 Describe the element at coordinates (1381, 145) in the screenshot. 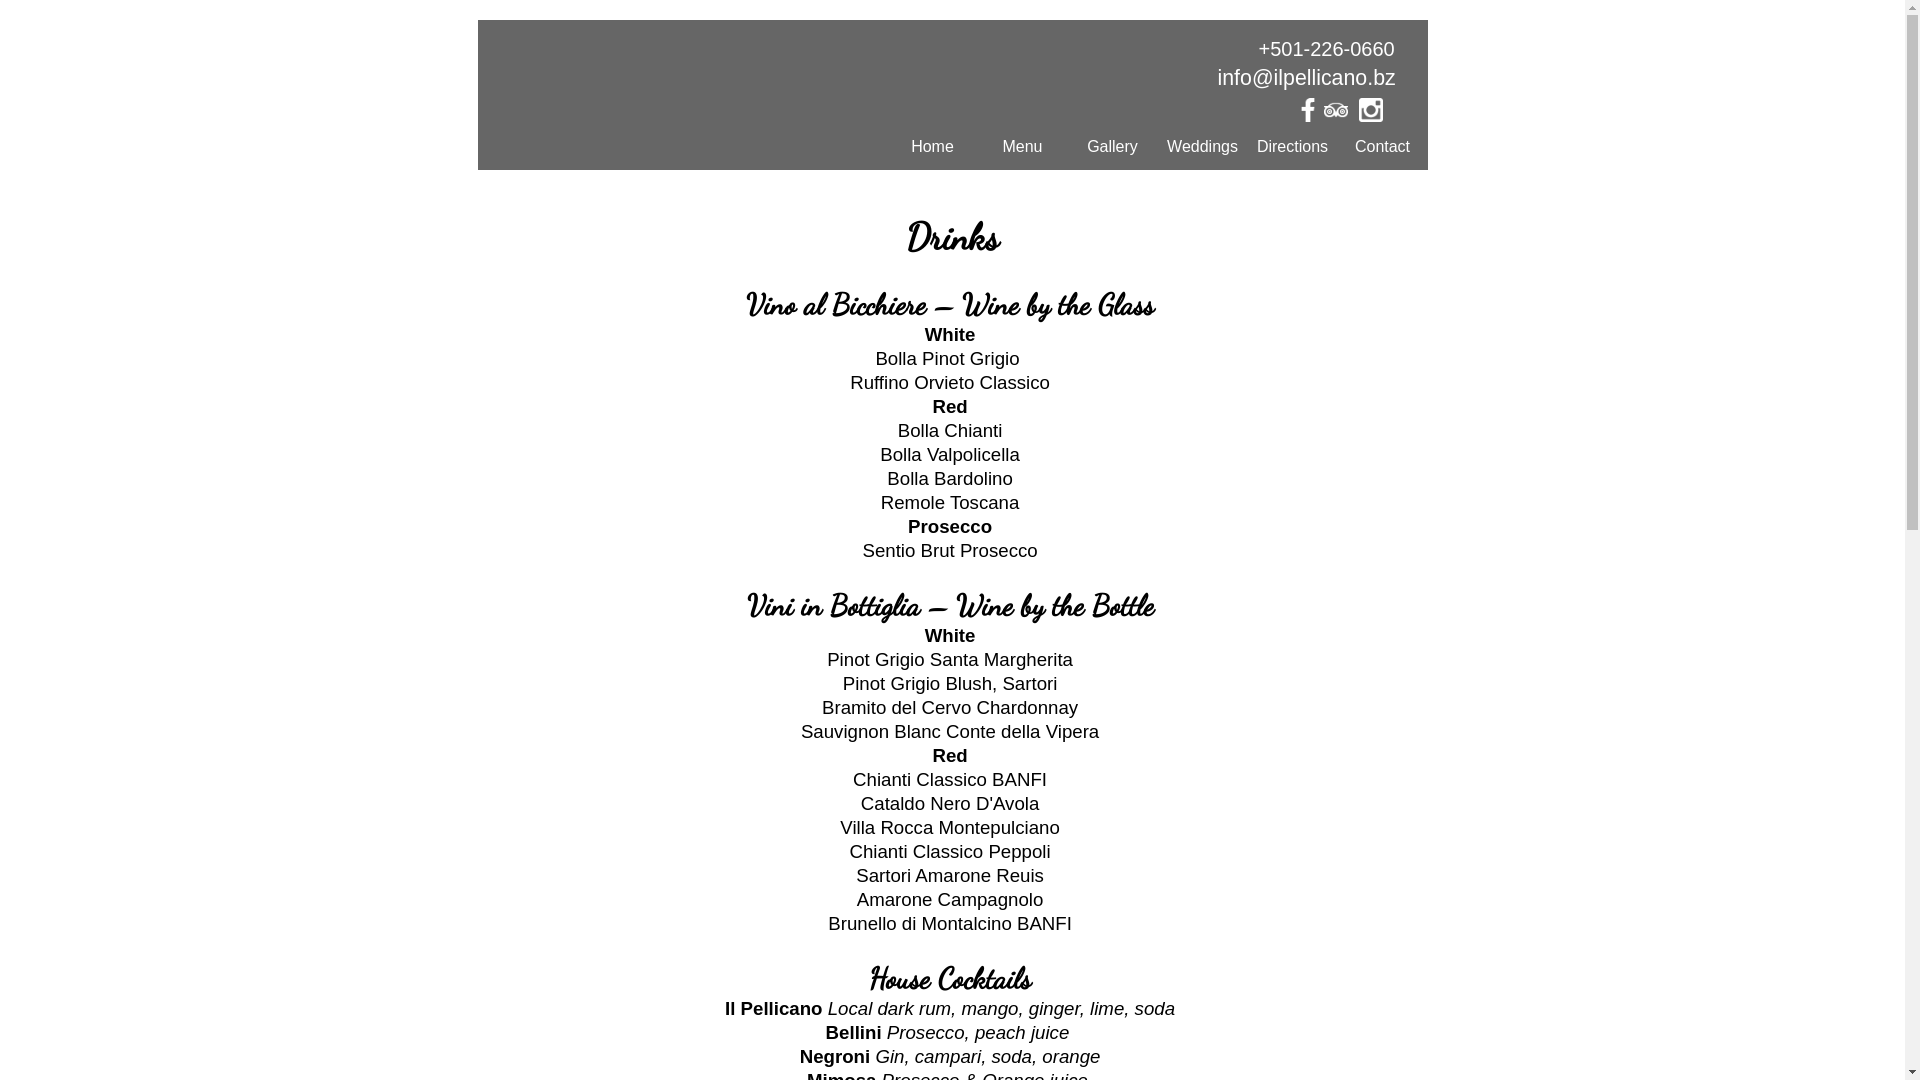

I see `'Contact'` at that location.